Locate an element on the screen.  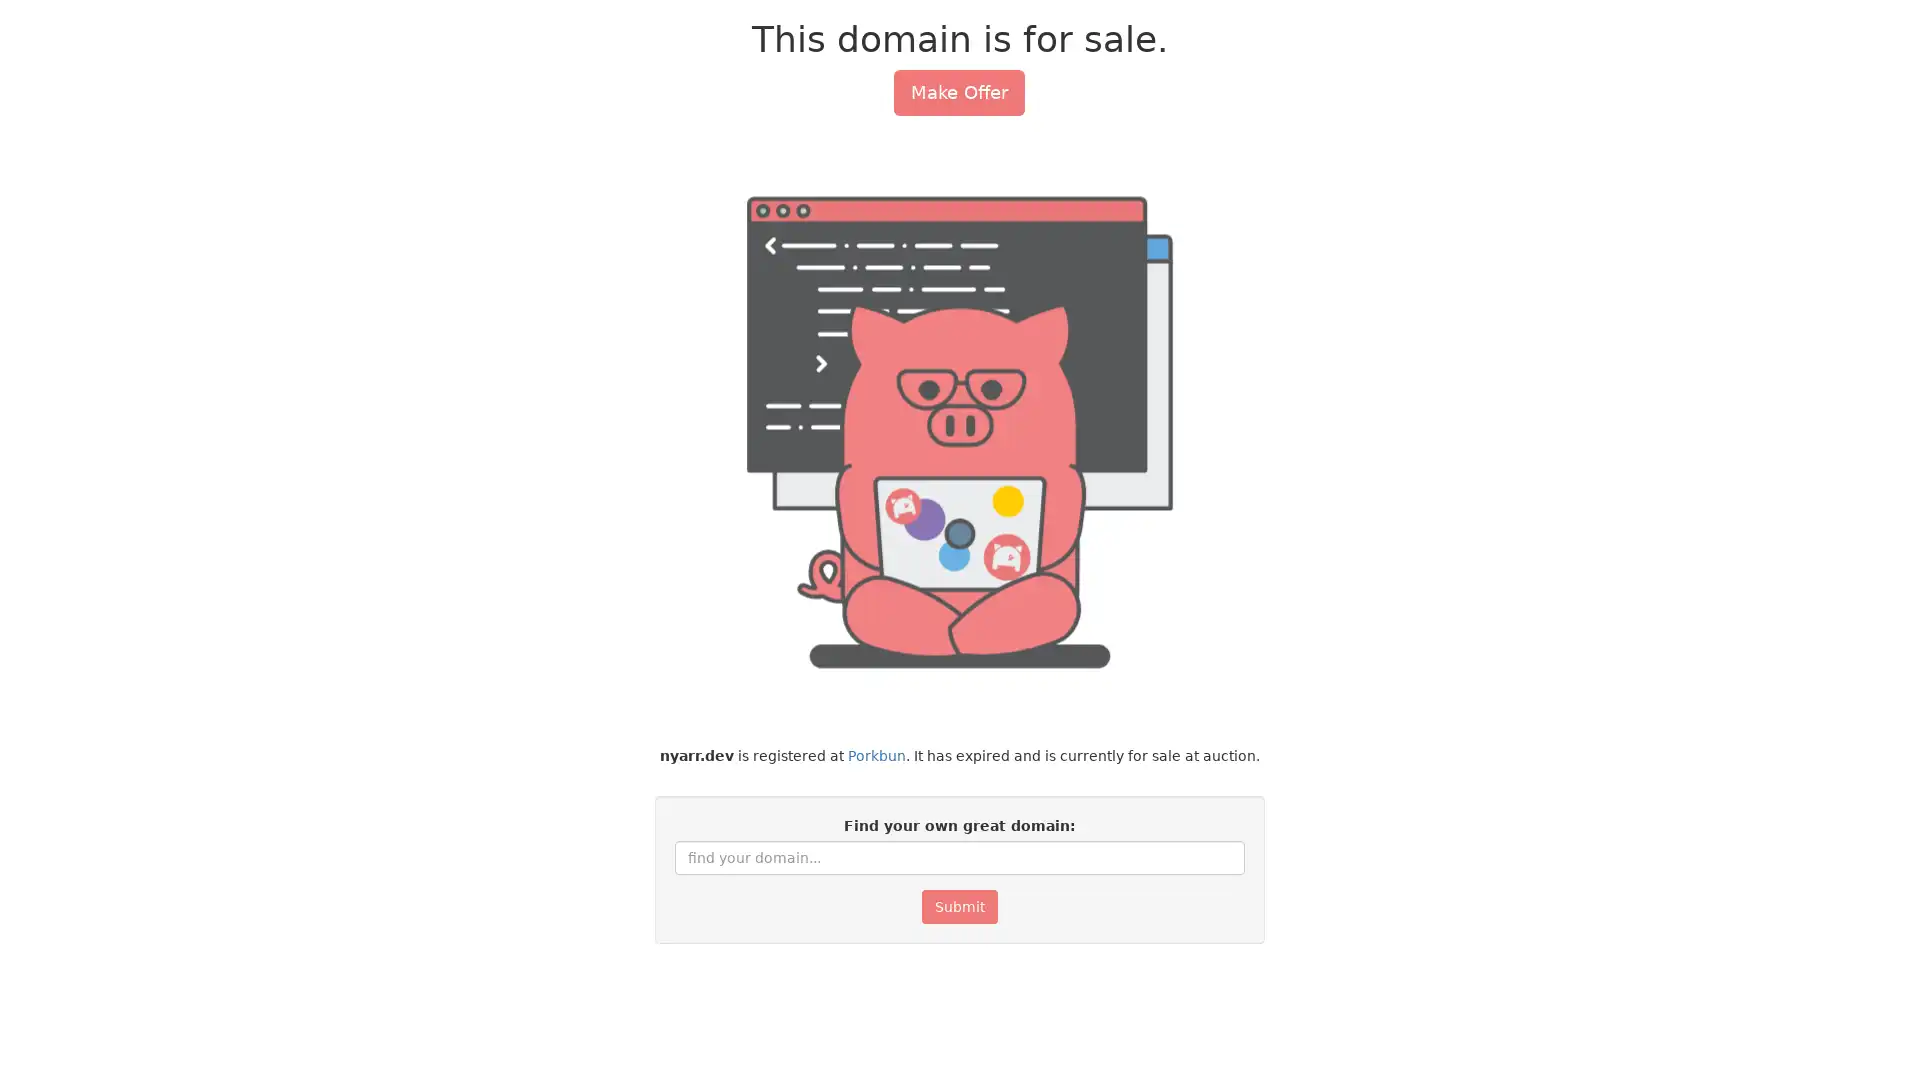
Submit is located at coordinates (958, 906).